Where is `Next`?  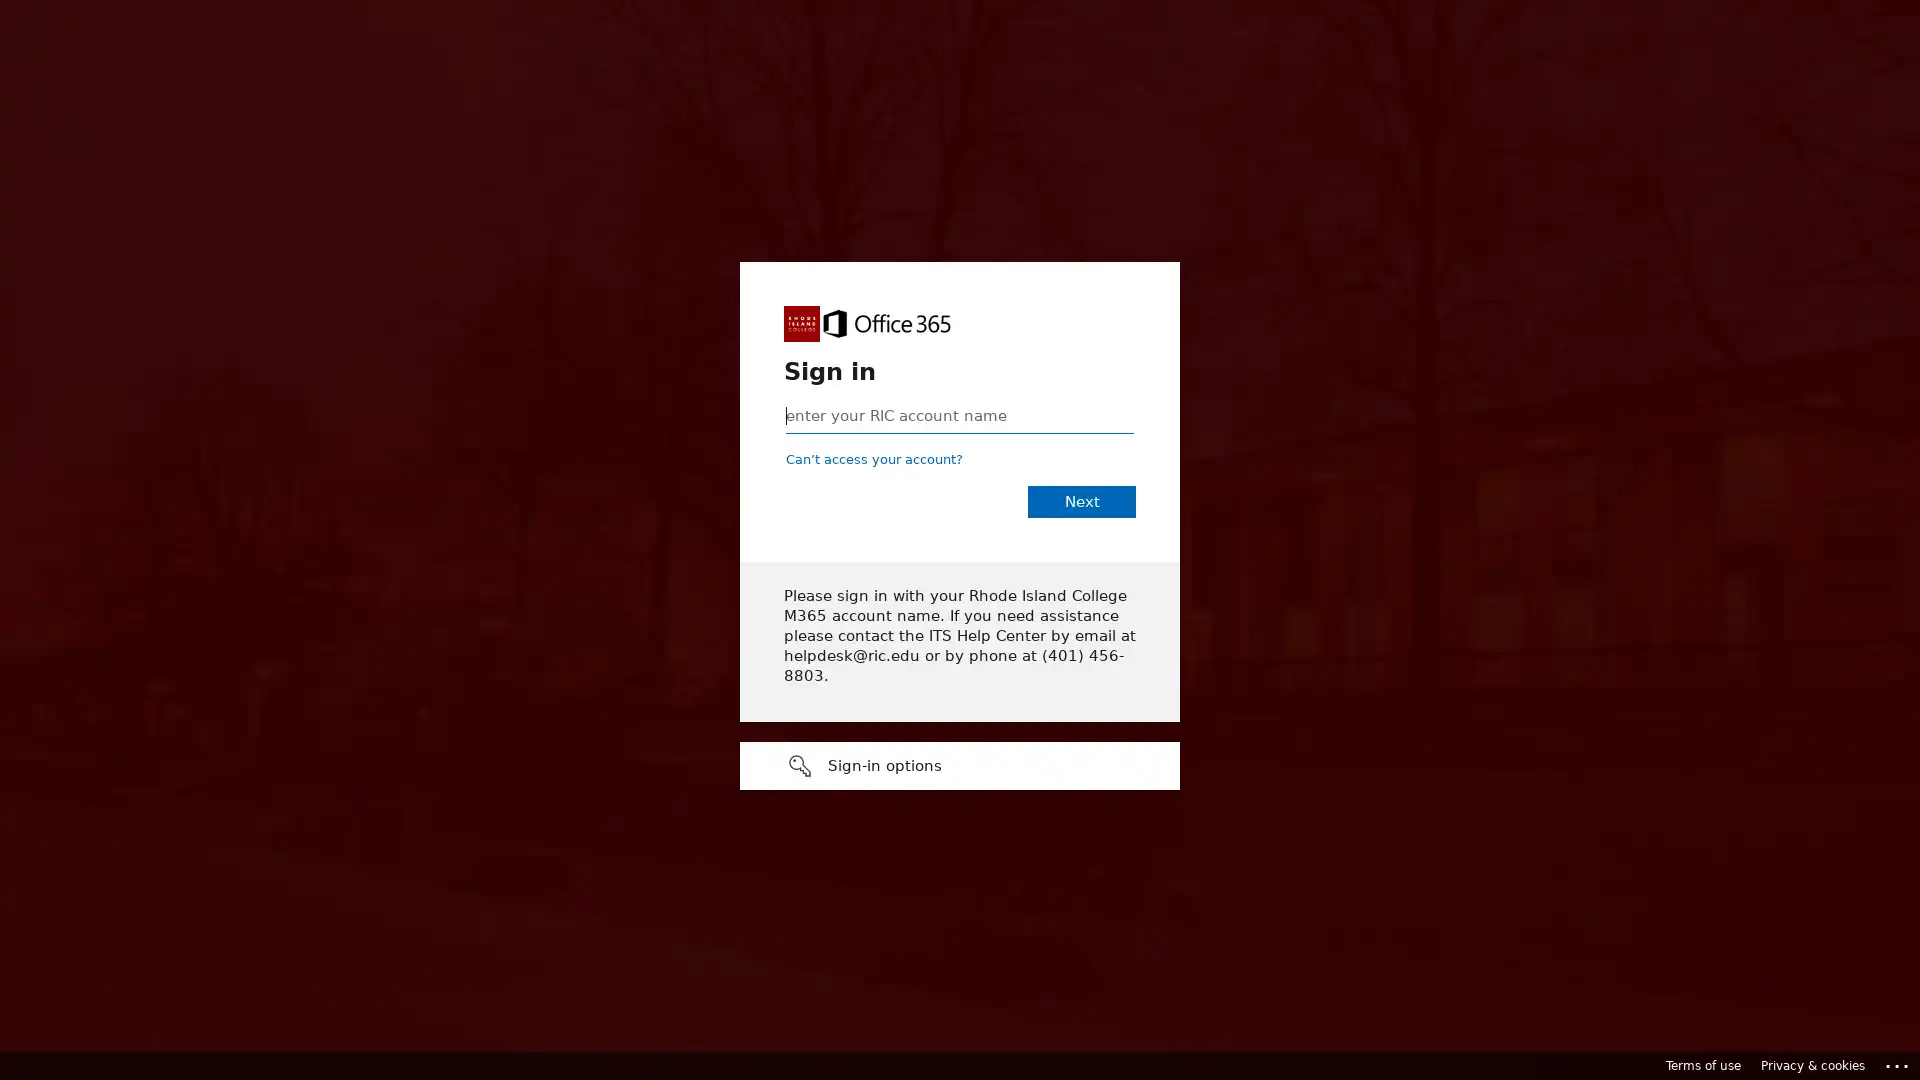 Next is located at coordinates (1080, 500).